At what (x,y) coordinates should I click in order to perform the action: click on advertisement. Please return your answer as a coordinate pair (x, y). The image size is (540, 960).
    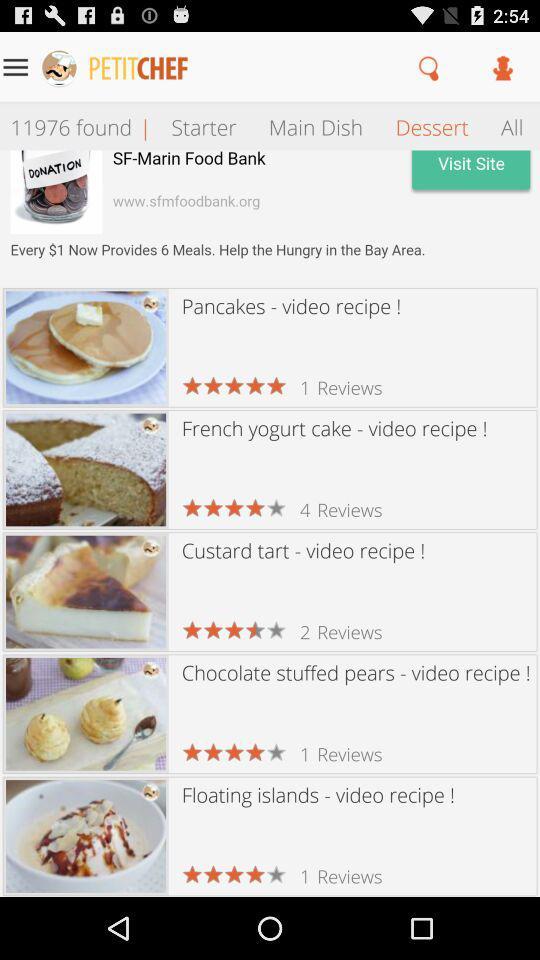
    Looking at the image, I should click on (270, 218).